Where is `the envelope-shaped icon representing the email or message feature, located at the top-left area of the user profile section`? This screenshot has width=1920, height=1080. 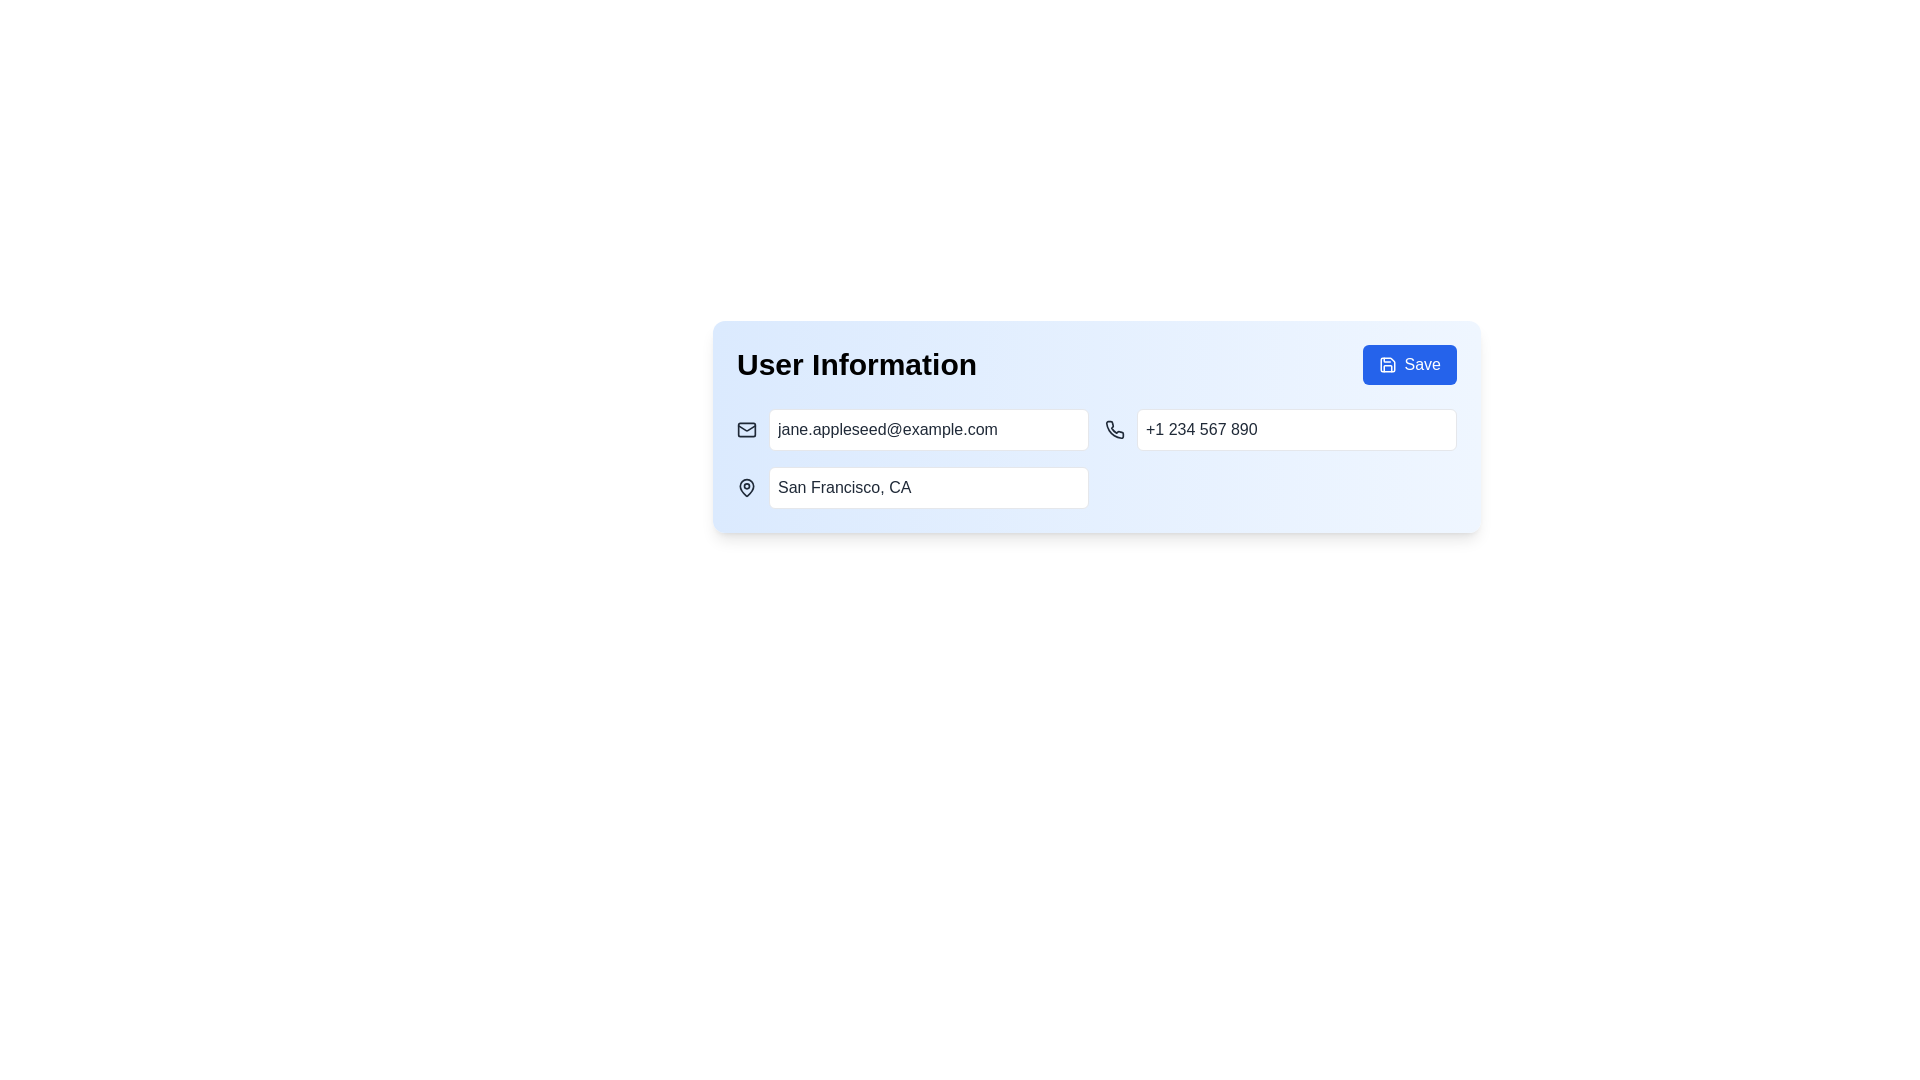 the envelope-shaped icon representing the email or message feature, located at the top-left area of the user profile section is located at coordinates (746, 428).